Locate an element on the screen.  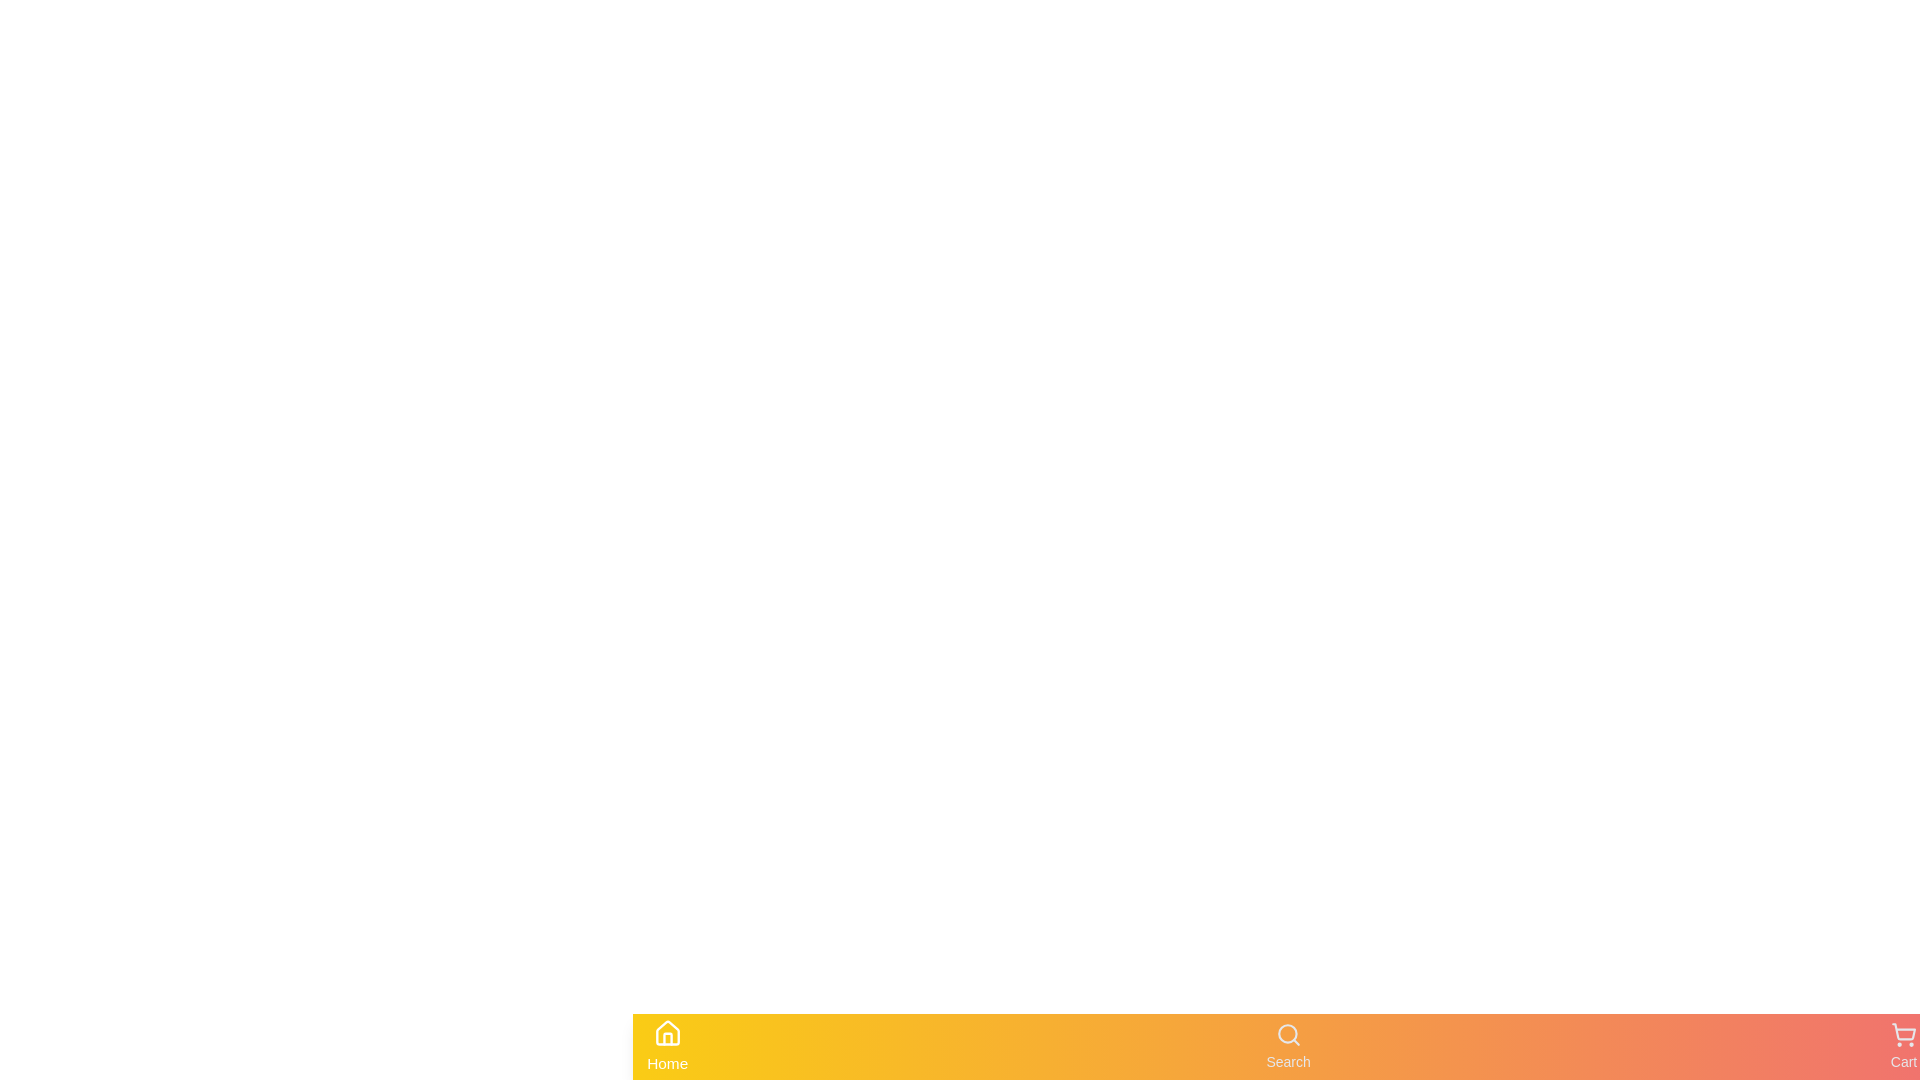
the Search tab to navigate to its section is located at coordinates (1287, 1045).